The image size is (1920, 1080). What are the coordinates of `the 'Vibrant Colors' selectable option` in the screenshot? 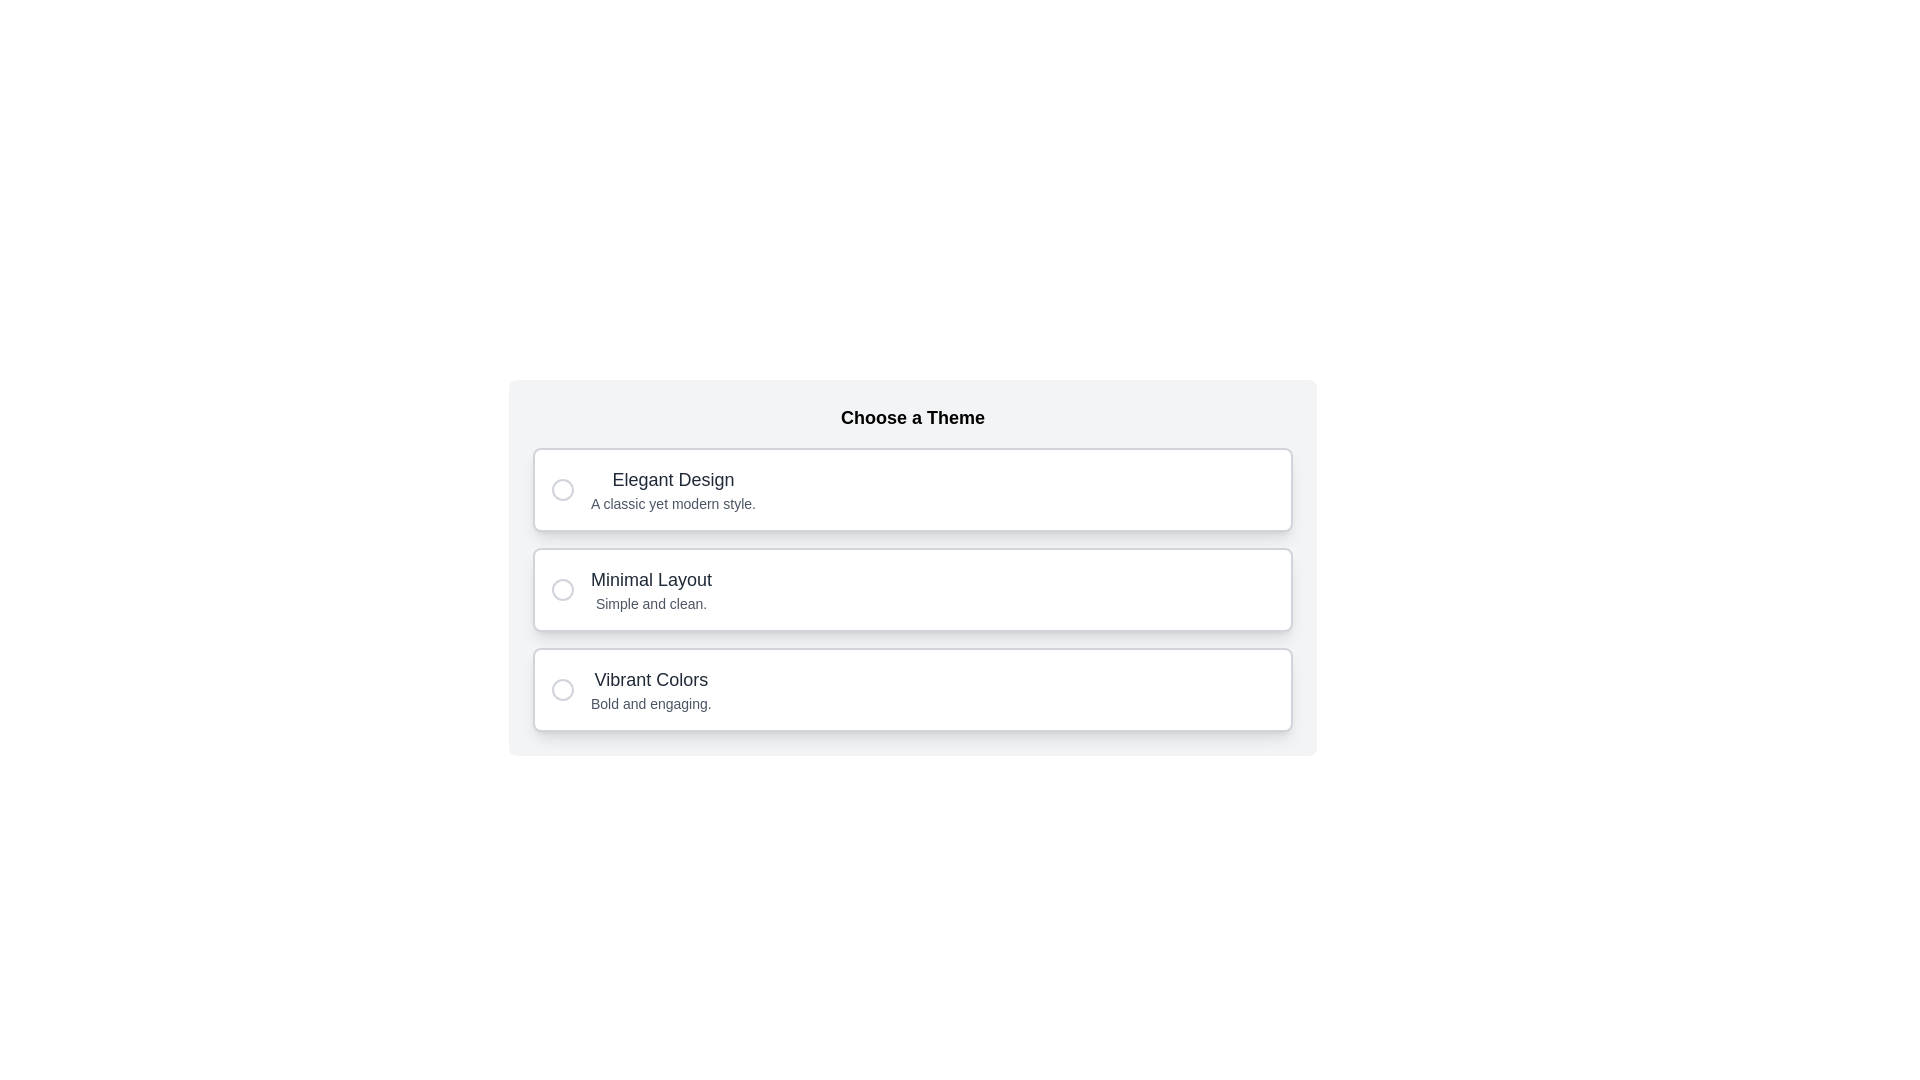 It's located at (911, 689).